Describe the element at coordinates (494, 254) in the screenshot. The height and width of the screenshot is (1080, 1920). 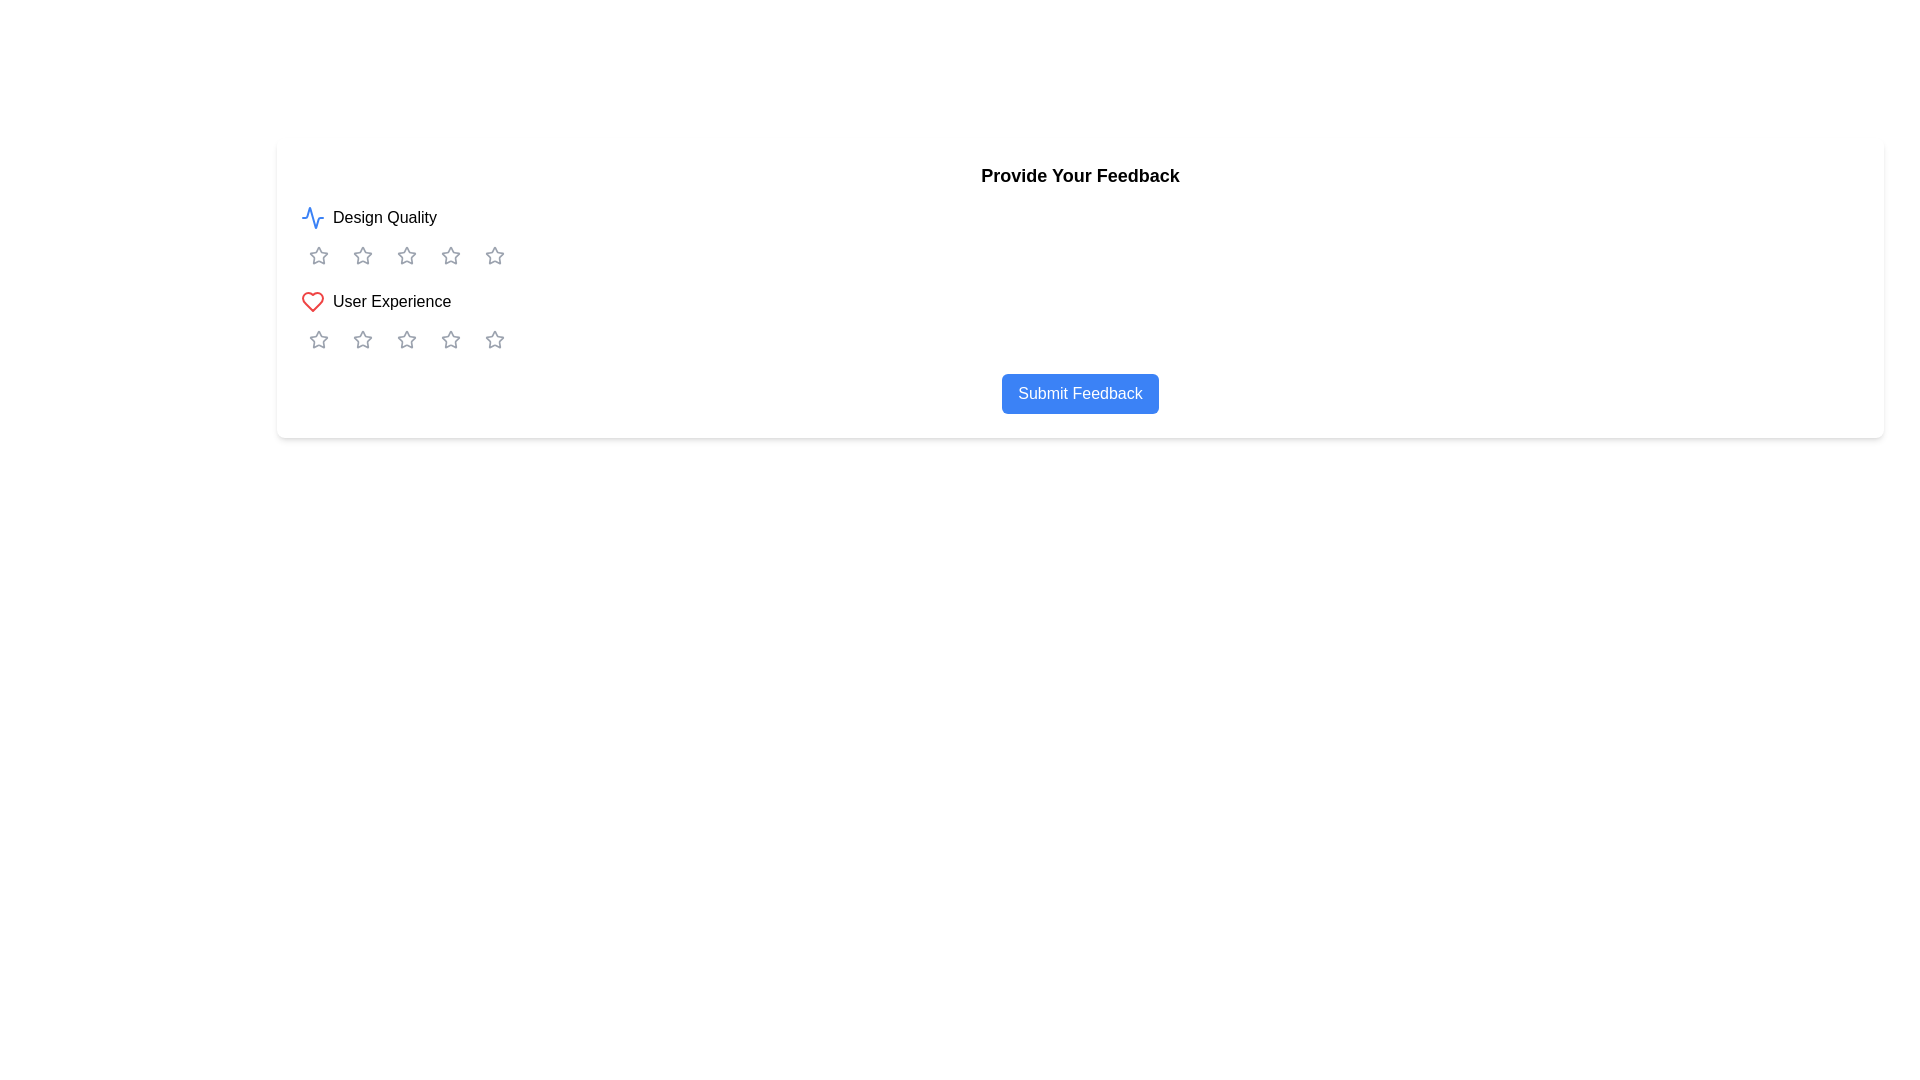
I see `the fifth star icon` at that location.